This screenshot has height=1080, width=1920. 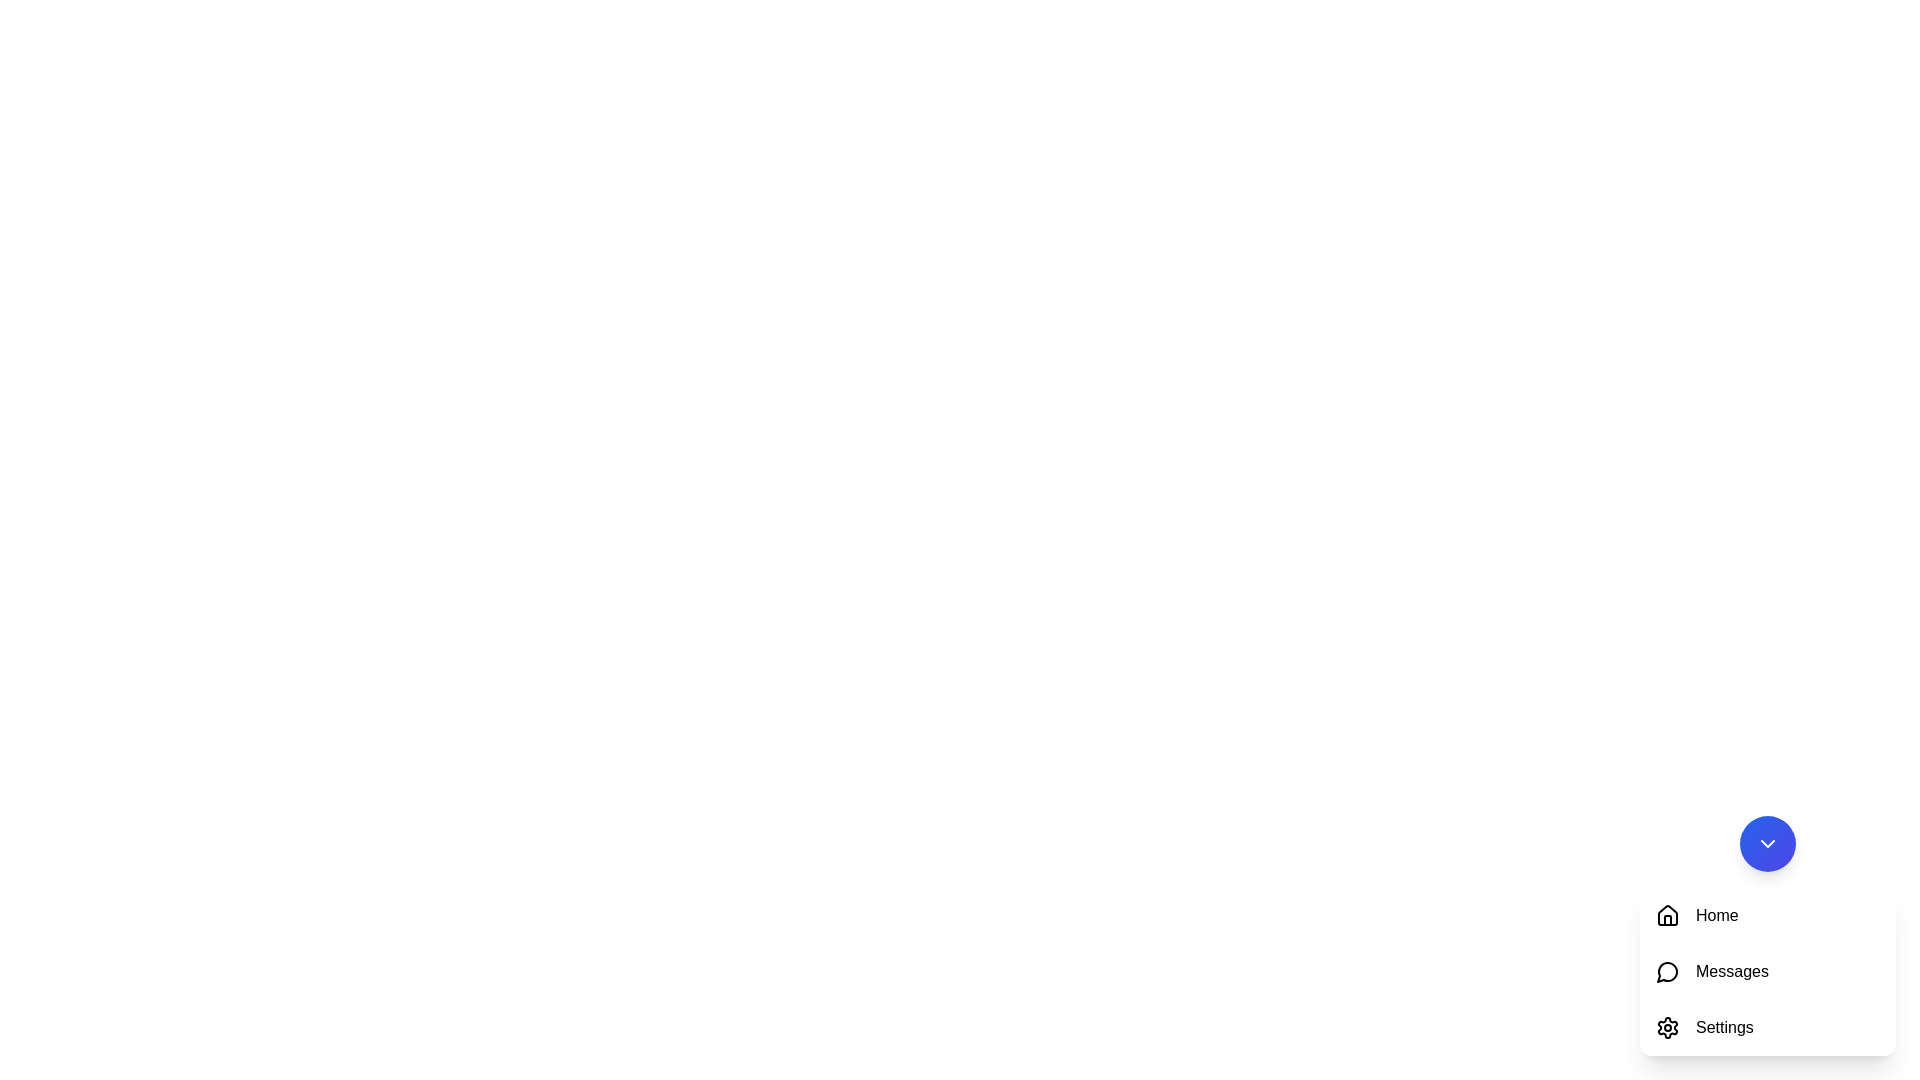 What do you see at coordinates (1767, 971) in the screenshot?
I see `the second button in the vertical navigation menu` at bounding box center [1767, 971].